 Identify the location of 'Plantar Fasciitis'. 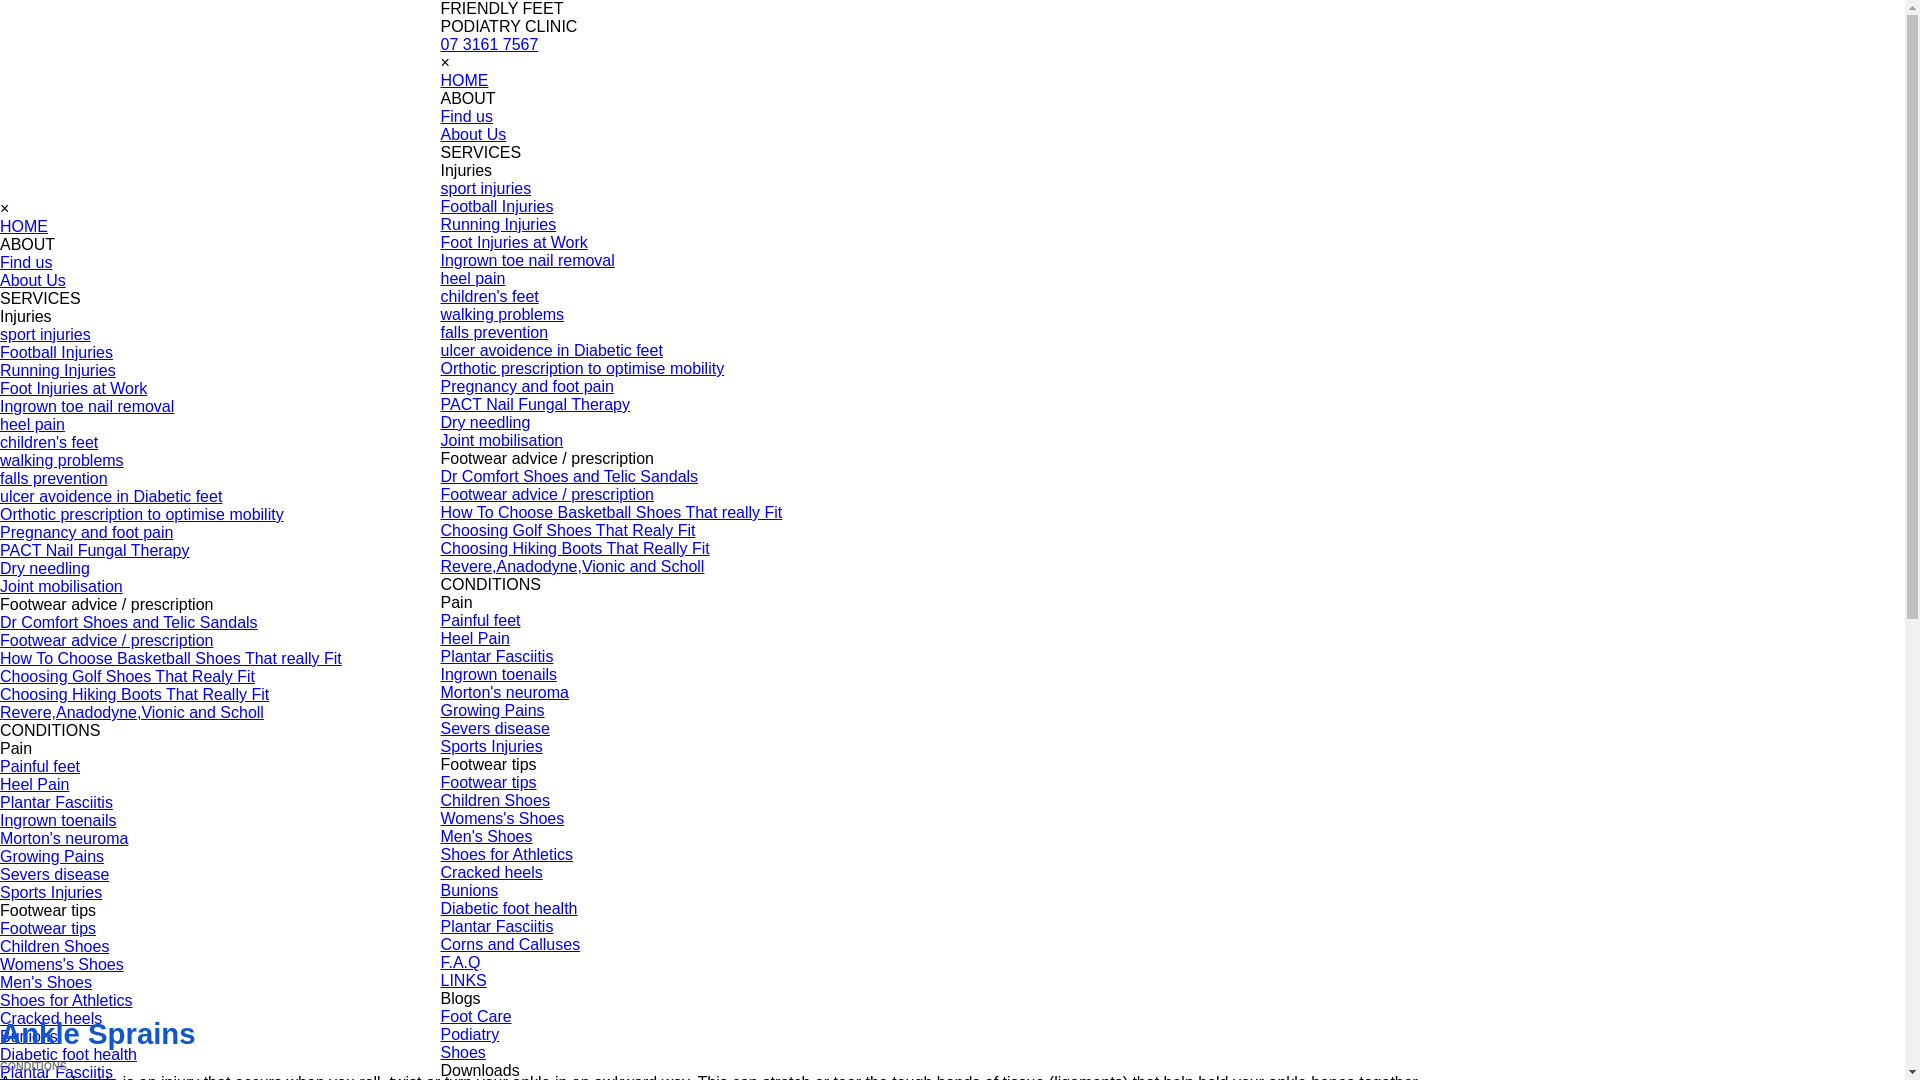
(496, 926).